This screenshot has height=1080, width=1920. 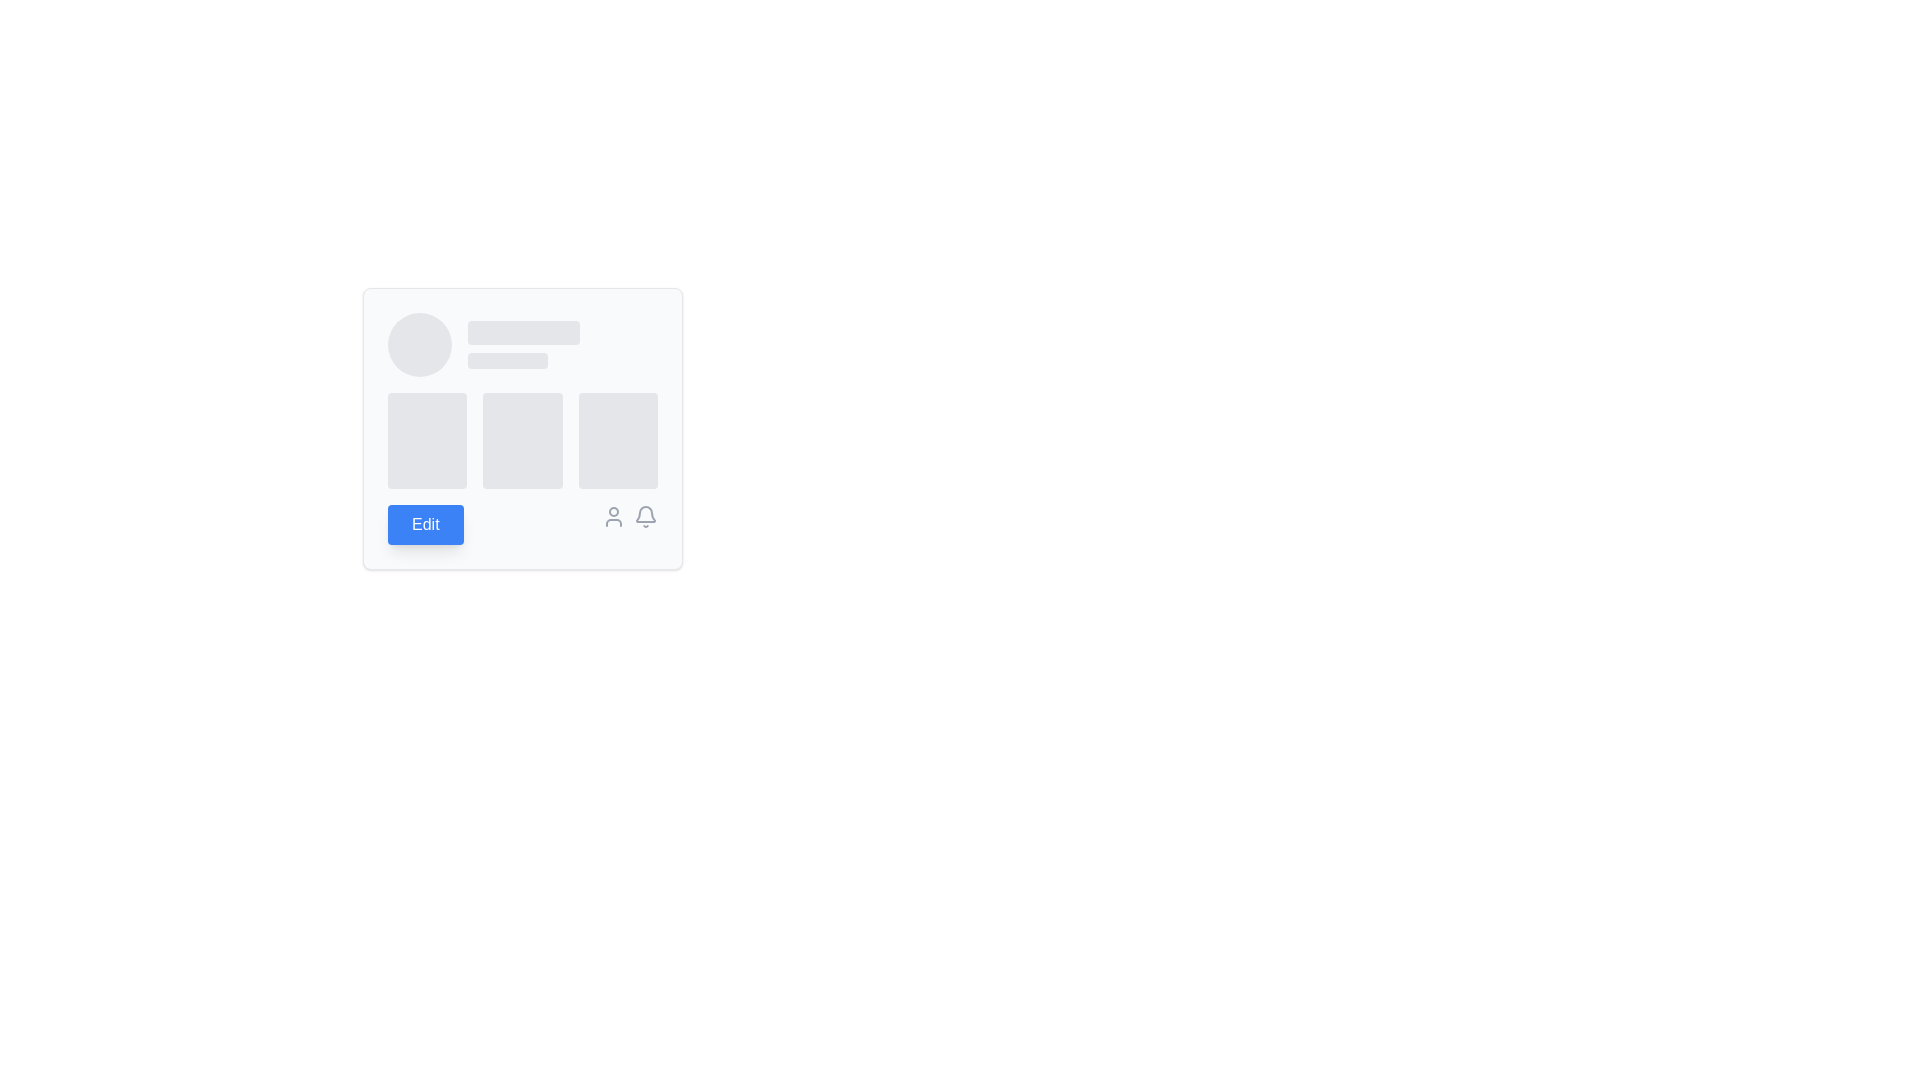 What do you see at coordinates (646, 513) in the screenshot?
I see `the notification icon located at the bottom right corner of the card UI component` at bounding box center [646, 513].